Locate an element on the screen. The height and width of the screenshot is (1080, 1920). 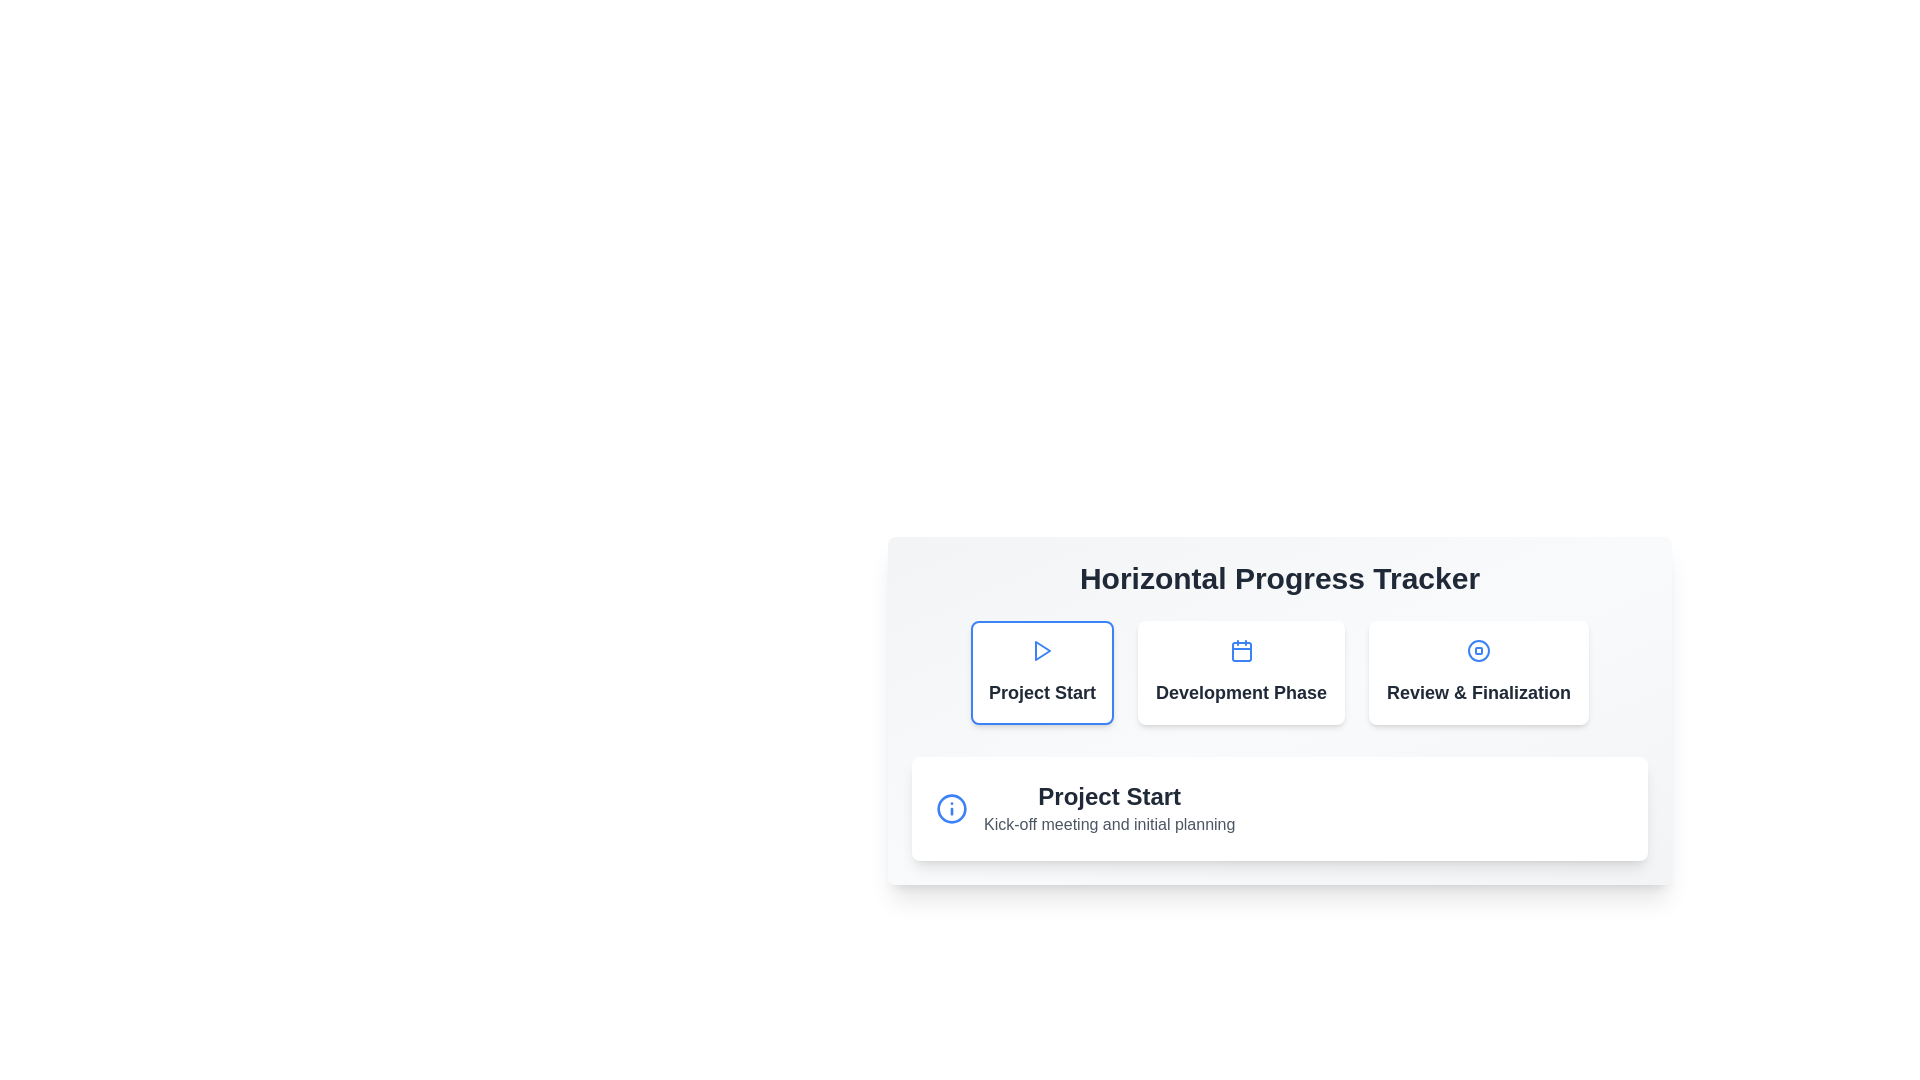
the SVG Shape icon indicating the 'Project Start' phase in the progress tracker is located at coordinates (1042, 651).